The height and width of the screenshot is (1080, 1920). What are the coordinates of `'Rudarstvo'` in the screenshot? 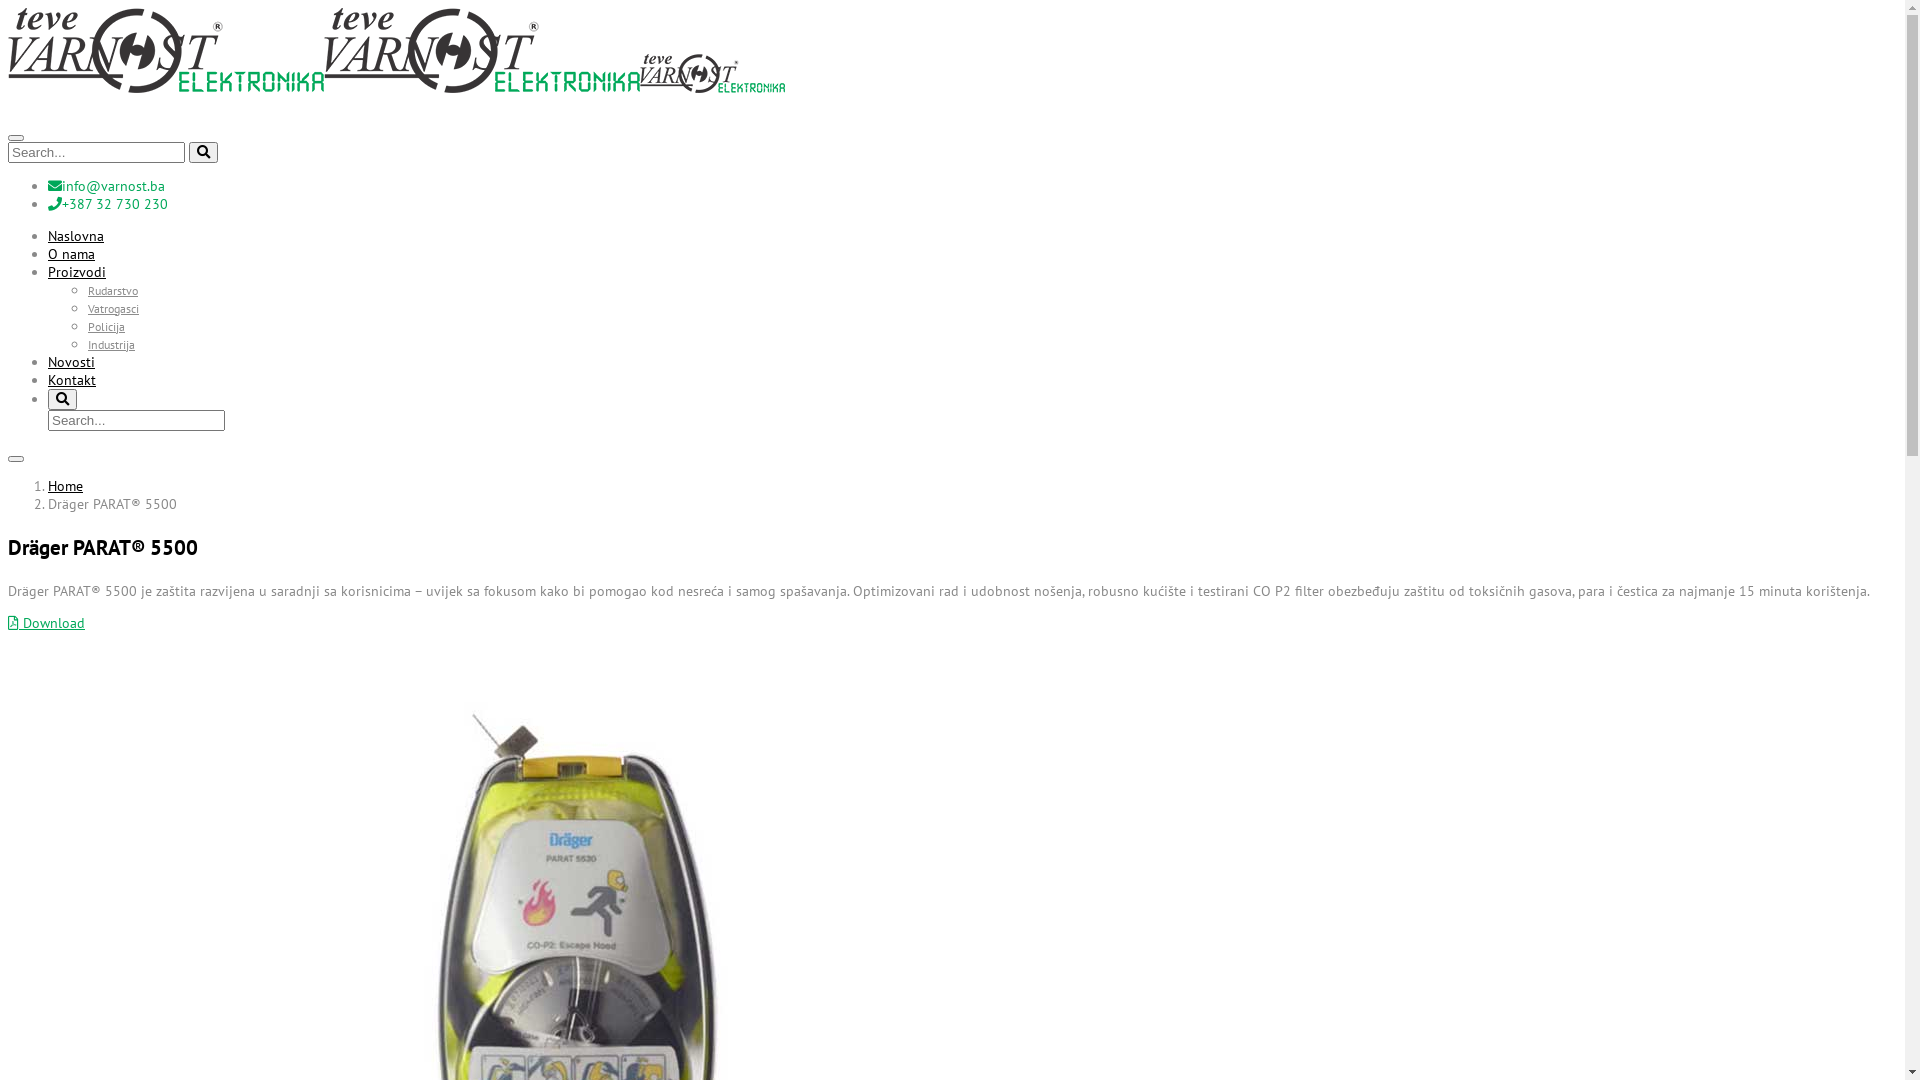 It's located at (86, 289).